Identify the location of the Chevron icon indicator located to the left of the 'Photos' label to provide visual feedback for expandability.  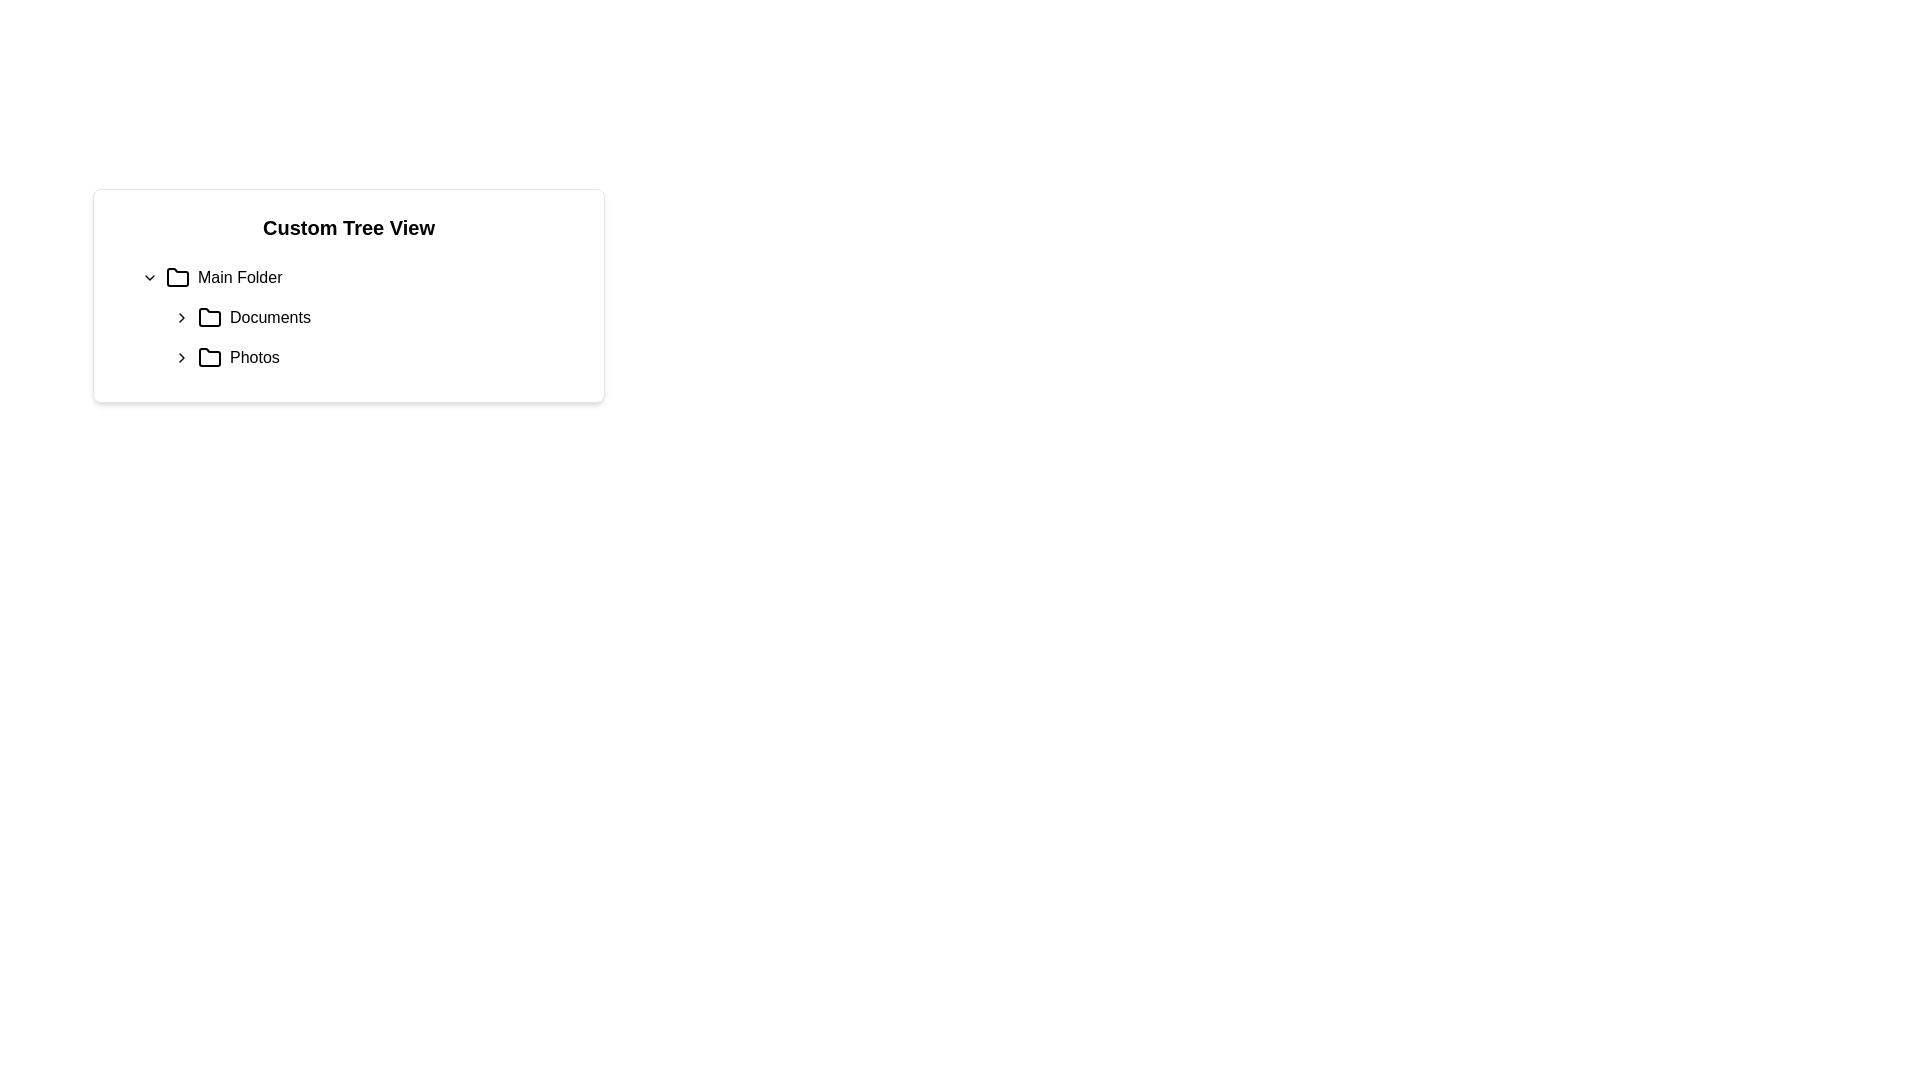
(182, 357).